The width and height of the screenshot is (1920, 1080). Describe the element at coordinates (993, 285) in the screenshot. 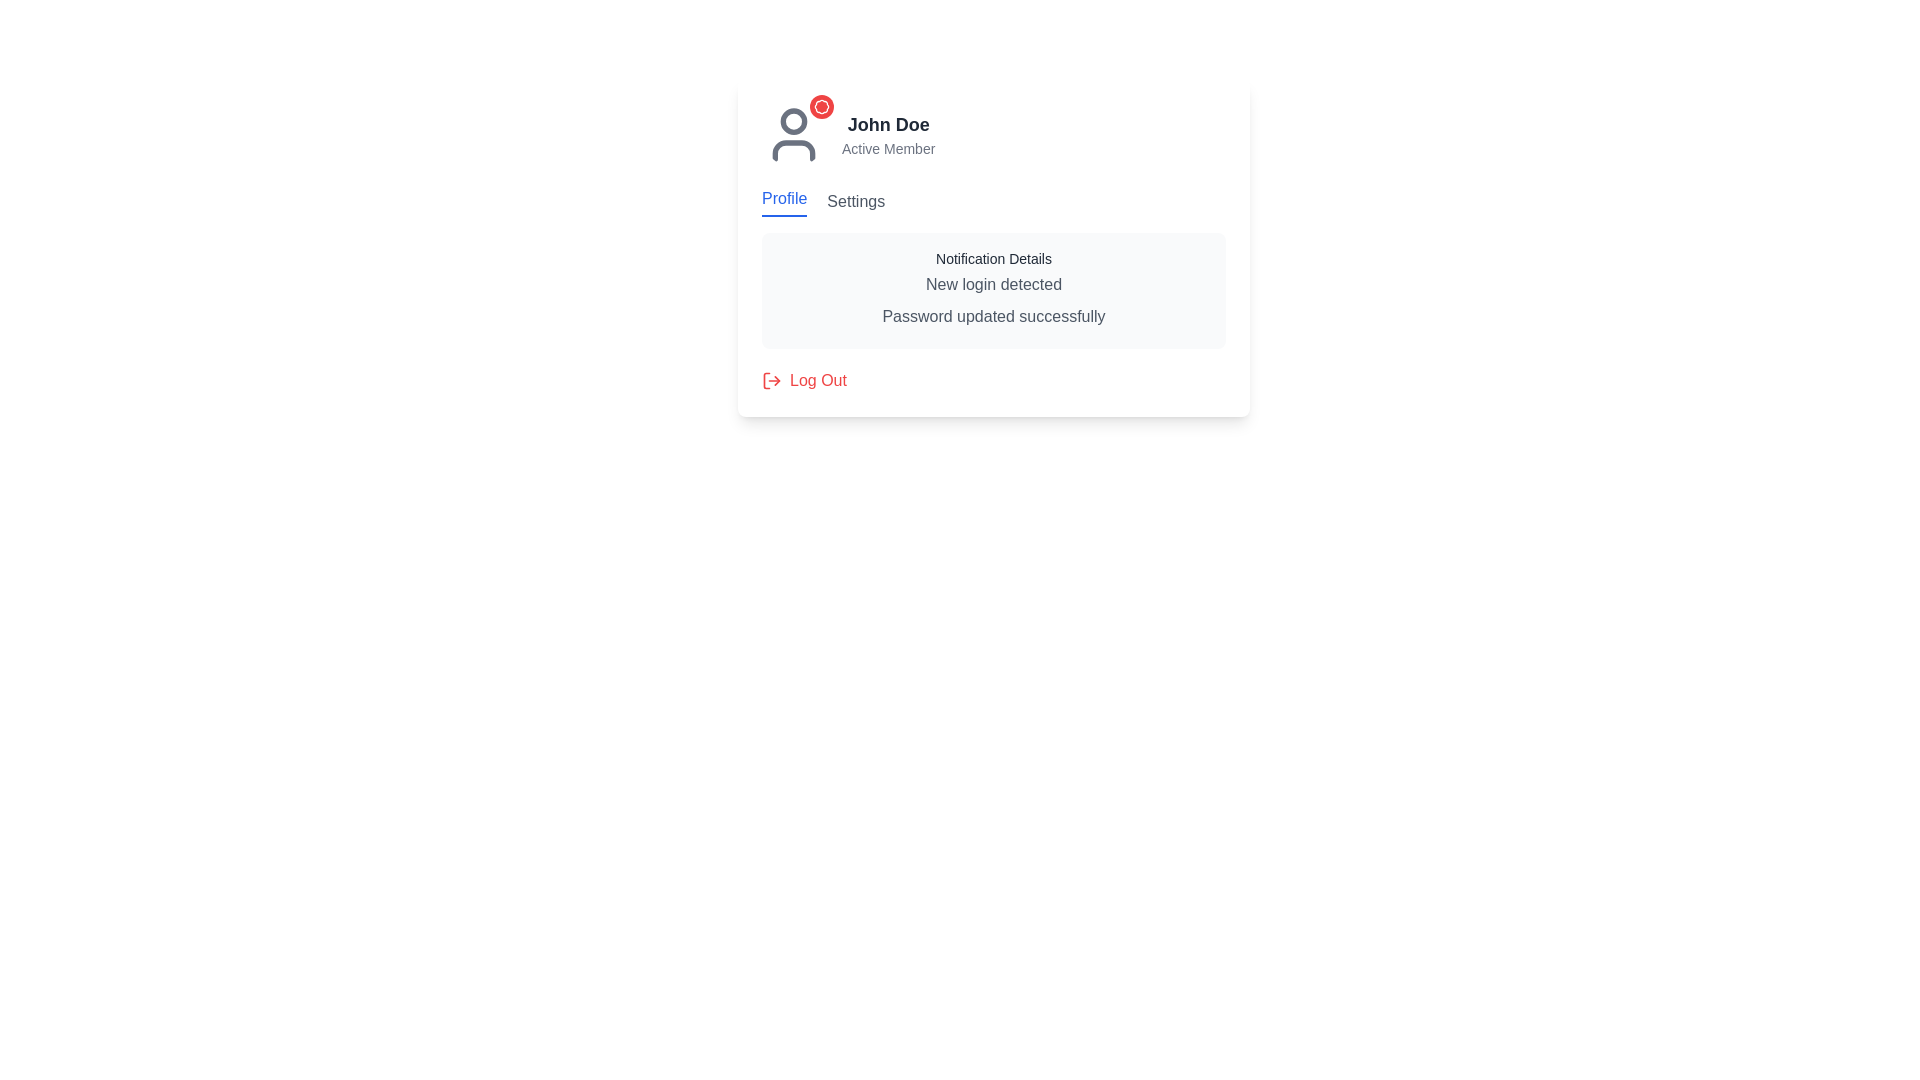

I see `the text label displaying 'New login detected' which is located at the top of the notification list` at that location.